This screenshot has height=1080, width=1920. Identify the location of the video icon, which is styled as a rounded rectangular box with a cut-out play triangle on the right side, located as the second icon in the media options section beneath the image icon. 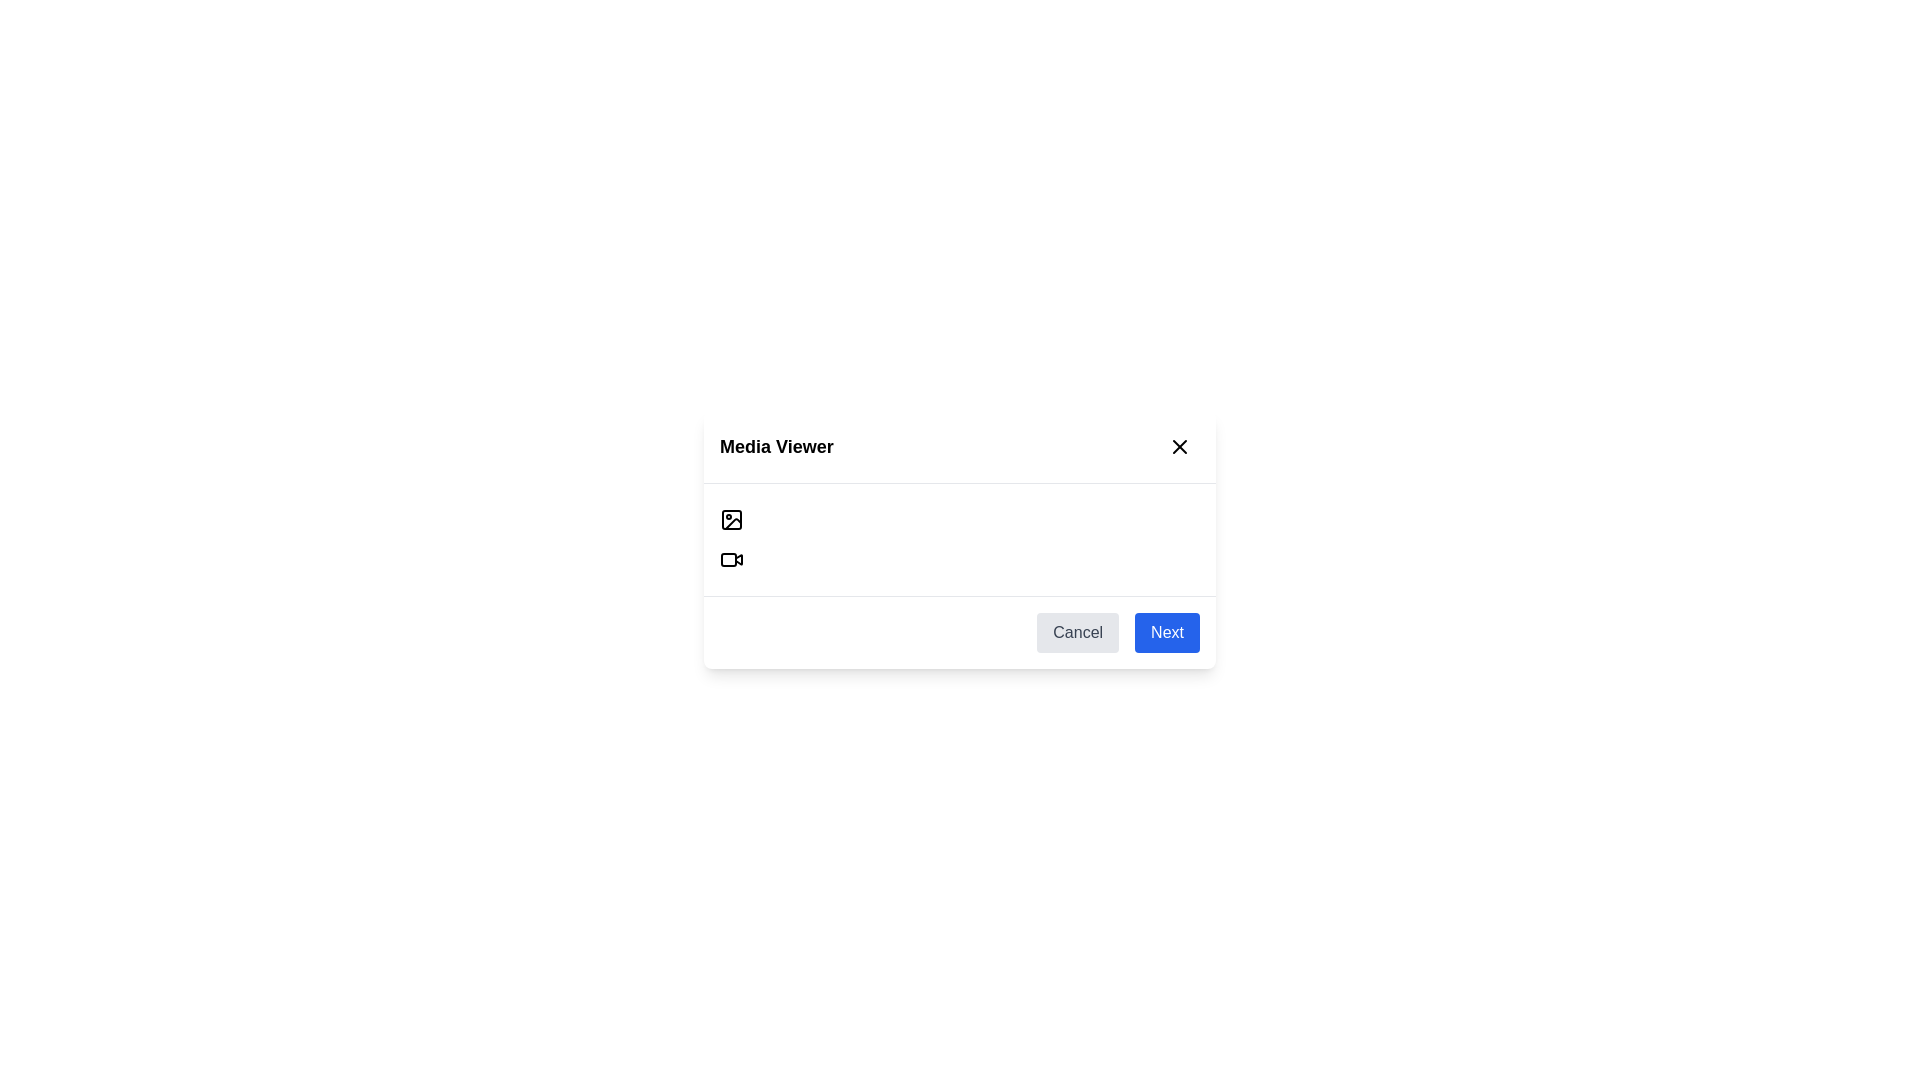
(730, 559).